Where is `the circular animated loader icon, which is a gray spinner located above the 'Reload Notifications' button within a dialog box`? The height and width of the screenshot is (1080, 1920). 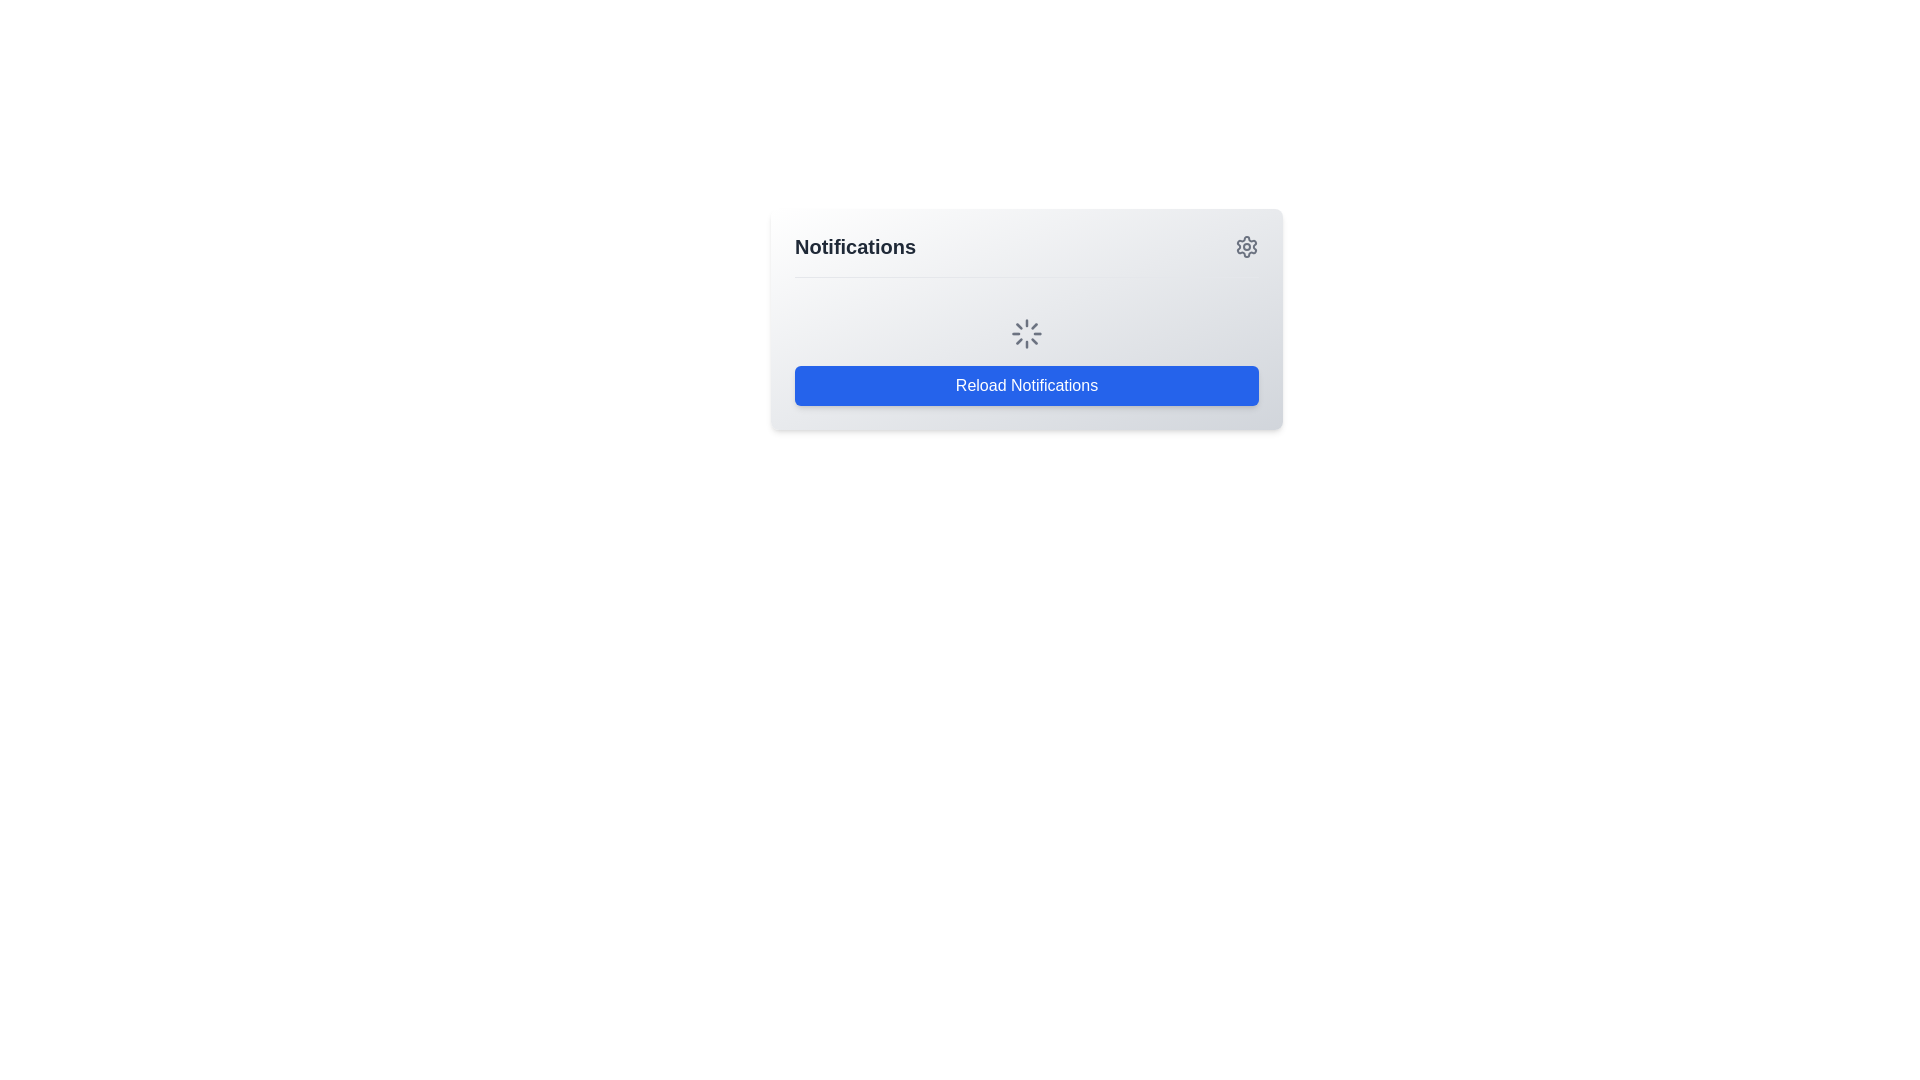
the circular animated loader icon, which is a gray spinner located above the 'Reload Notifications' button within a dialog box is located at coordinates (1027, 333).